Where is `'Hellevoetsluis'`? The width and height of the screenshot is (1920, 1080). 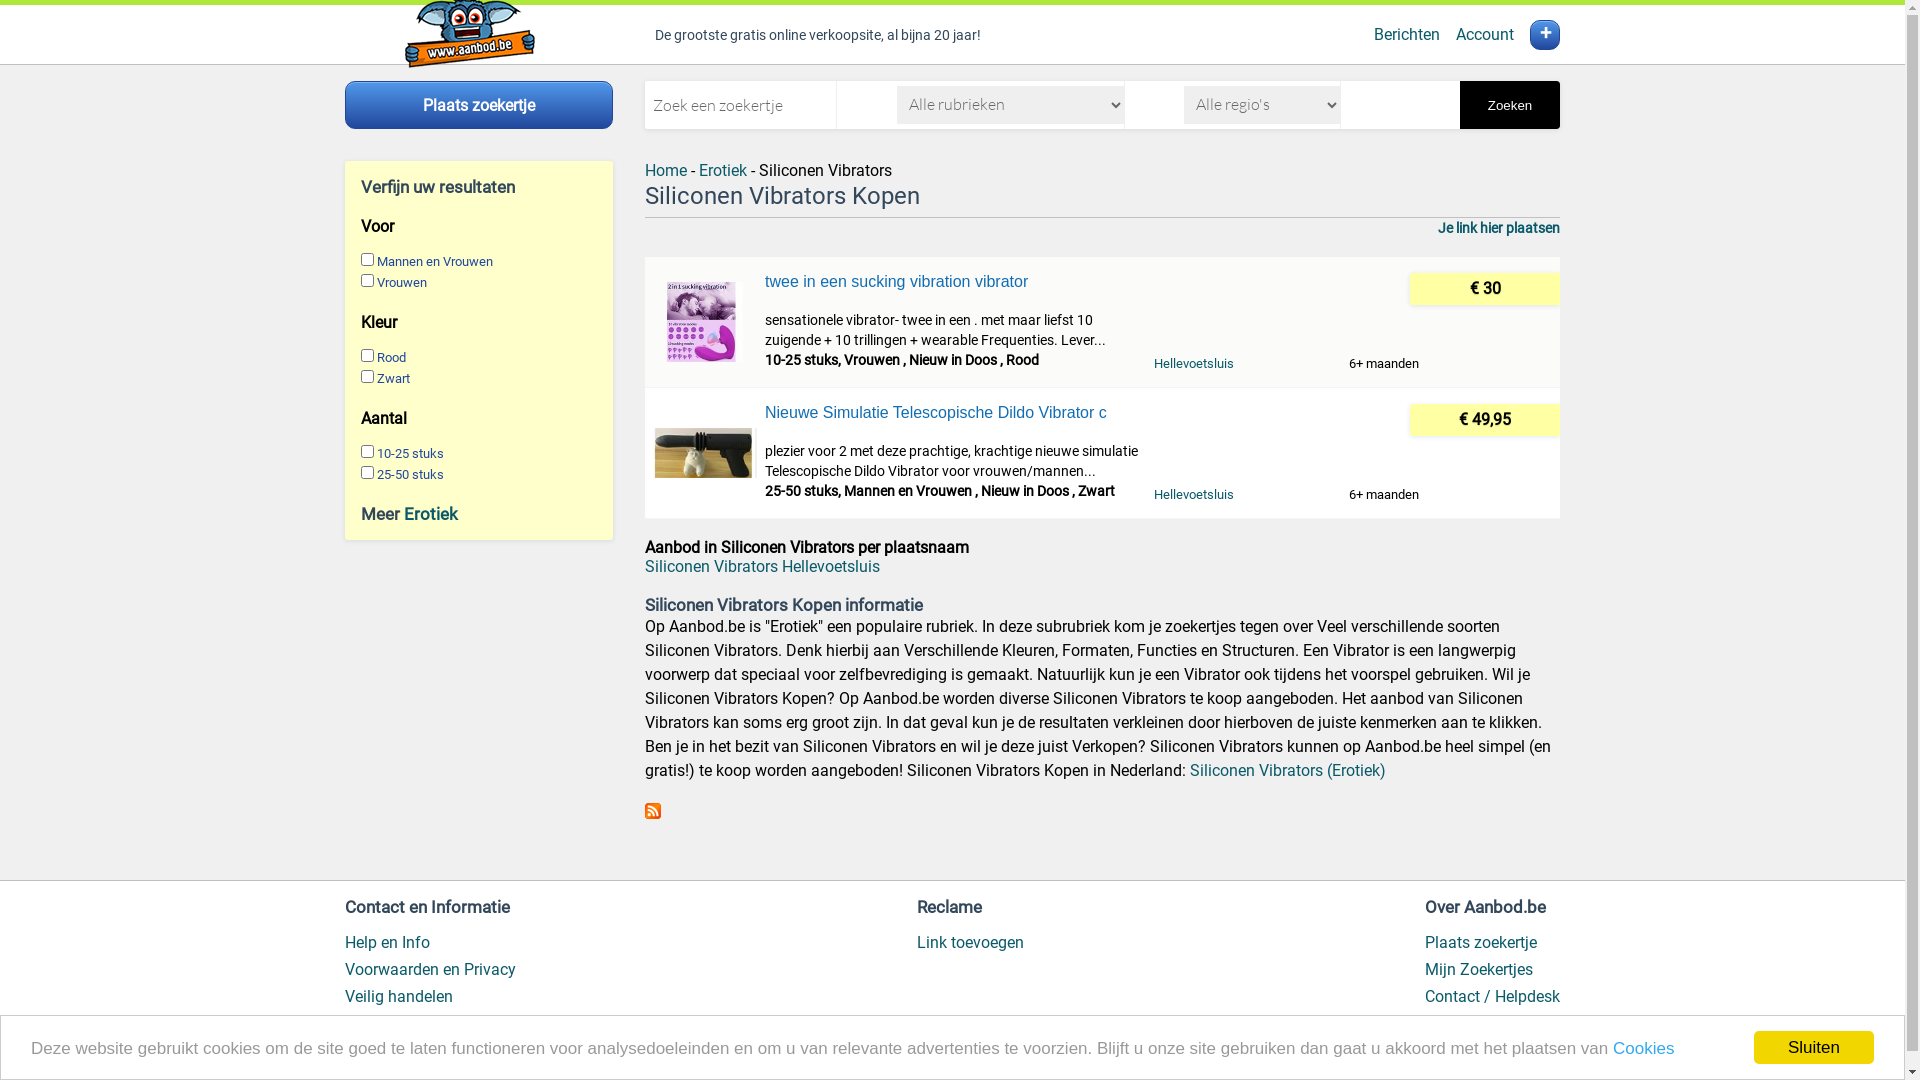
'Hellevoetsluis' is located at coordinates (1194, 494).